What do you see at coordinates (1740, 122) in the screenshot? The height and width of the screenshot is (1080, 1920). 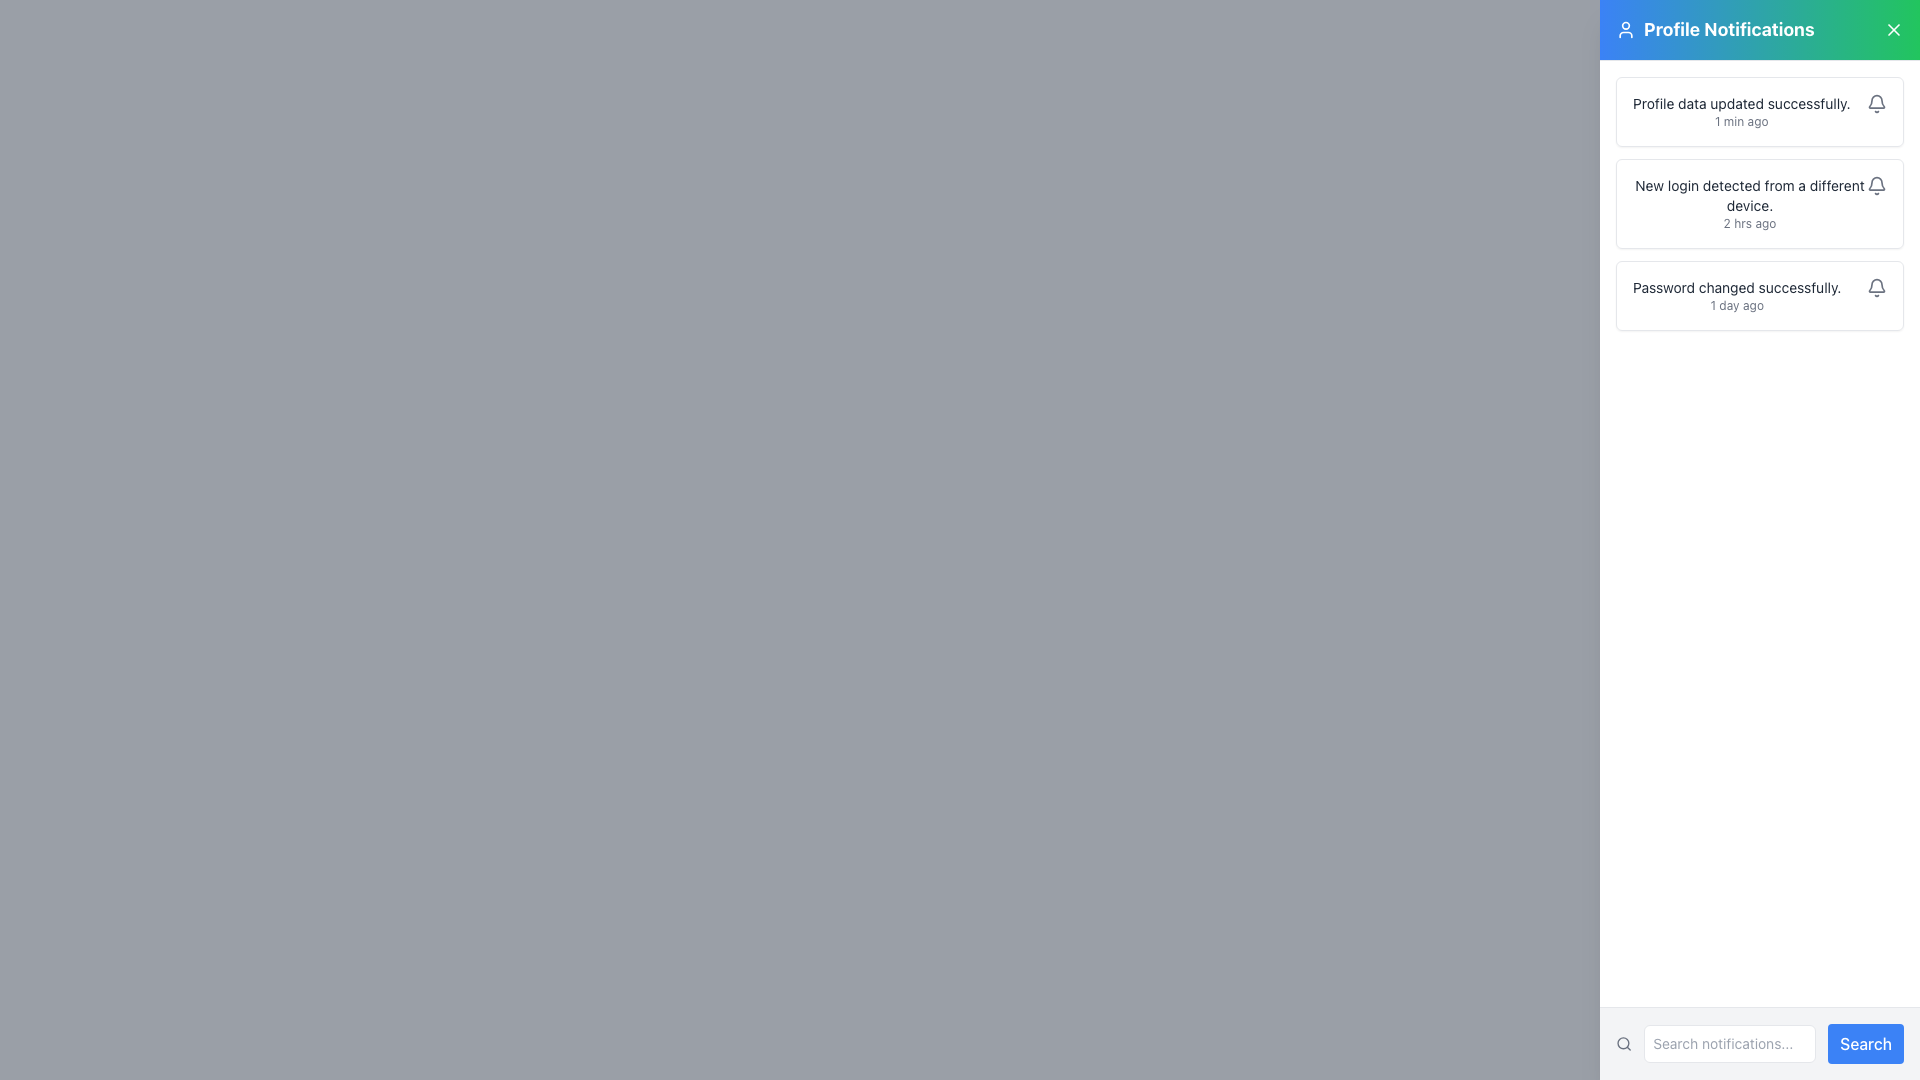 I see `the text label displaying '1 min ago' located below the main message 'Profile data updated successfully.' in the topmost notification card within the 'Profile Notifications' section` at bounding box center [1740, 122].